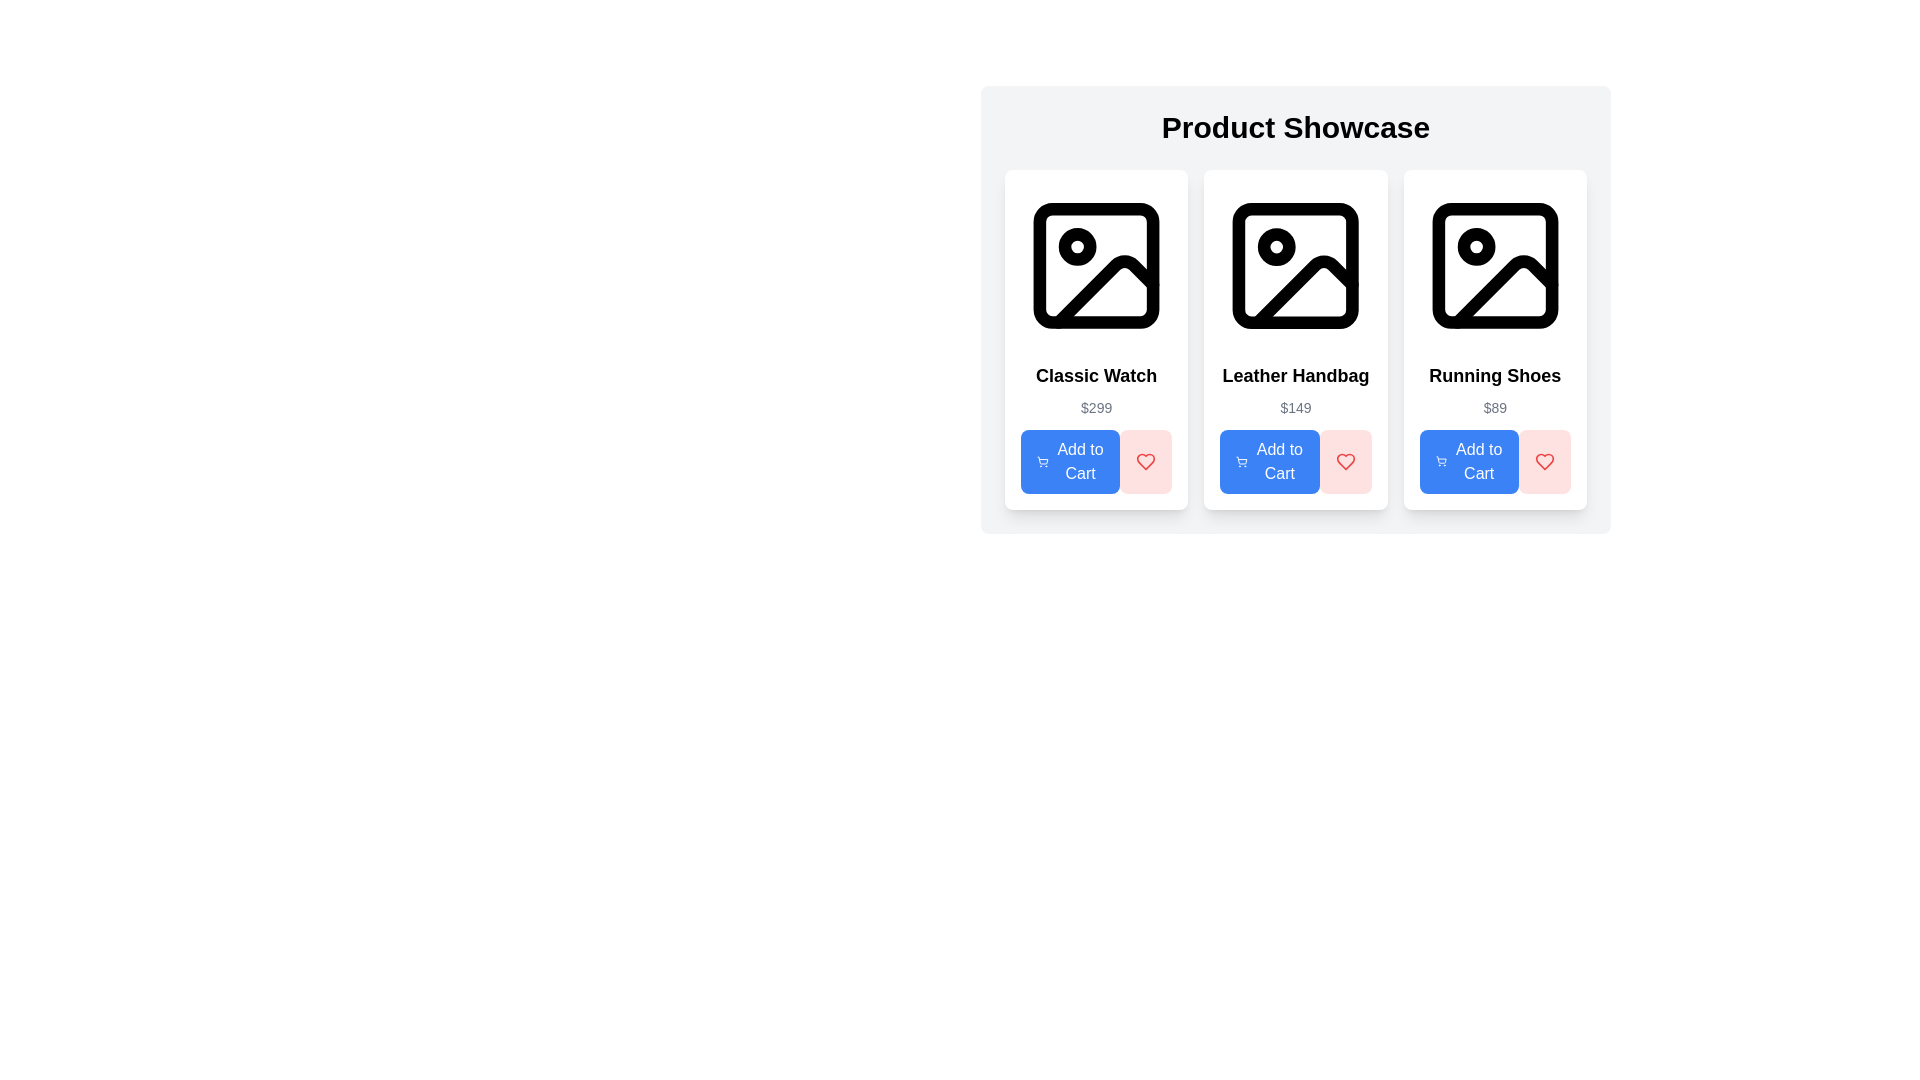  What do you see at coordinates (1095, 407) in the screenshot?
I see `the gray small-sized text label displaying '$299', which is positioned below the 'Classic Watch' title and above the button group in the first product card` at bounding box center [1095, 407].